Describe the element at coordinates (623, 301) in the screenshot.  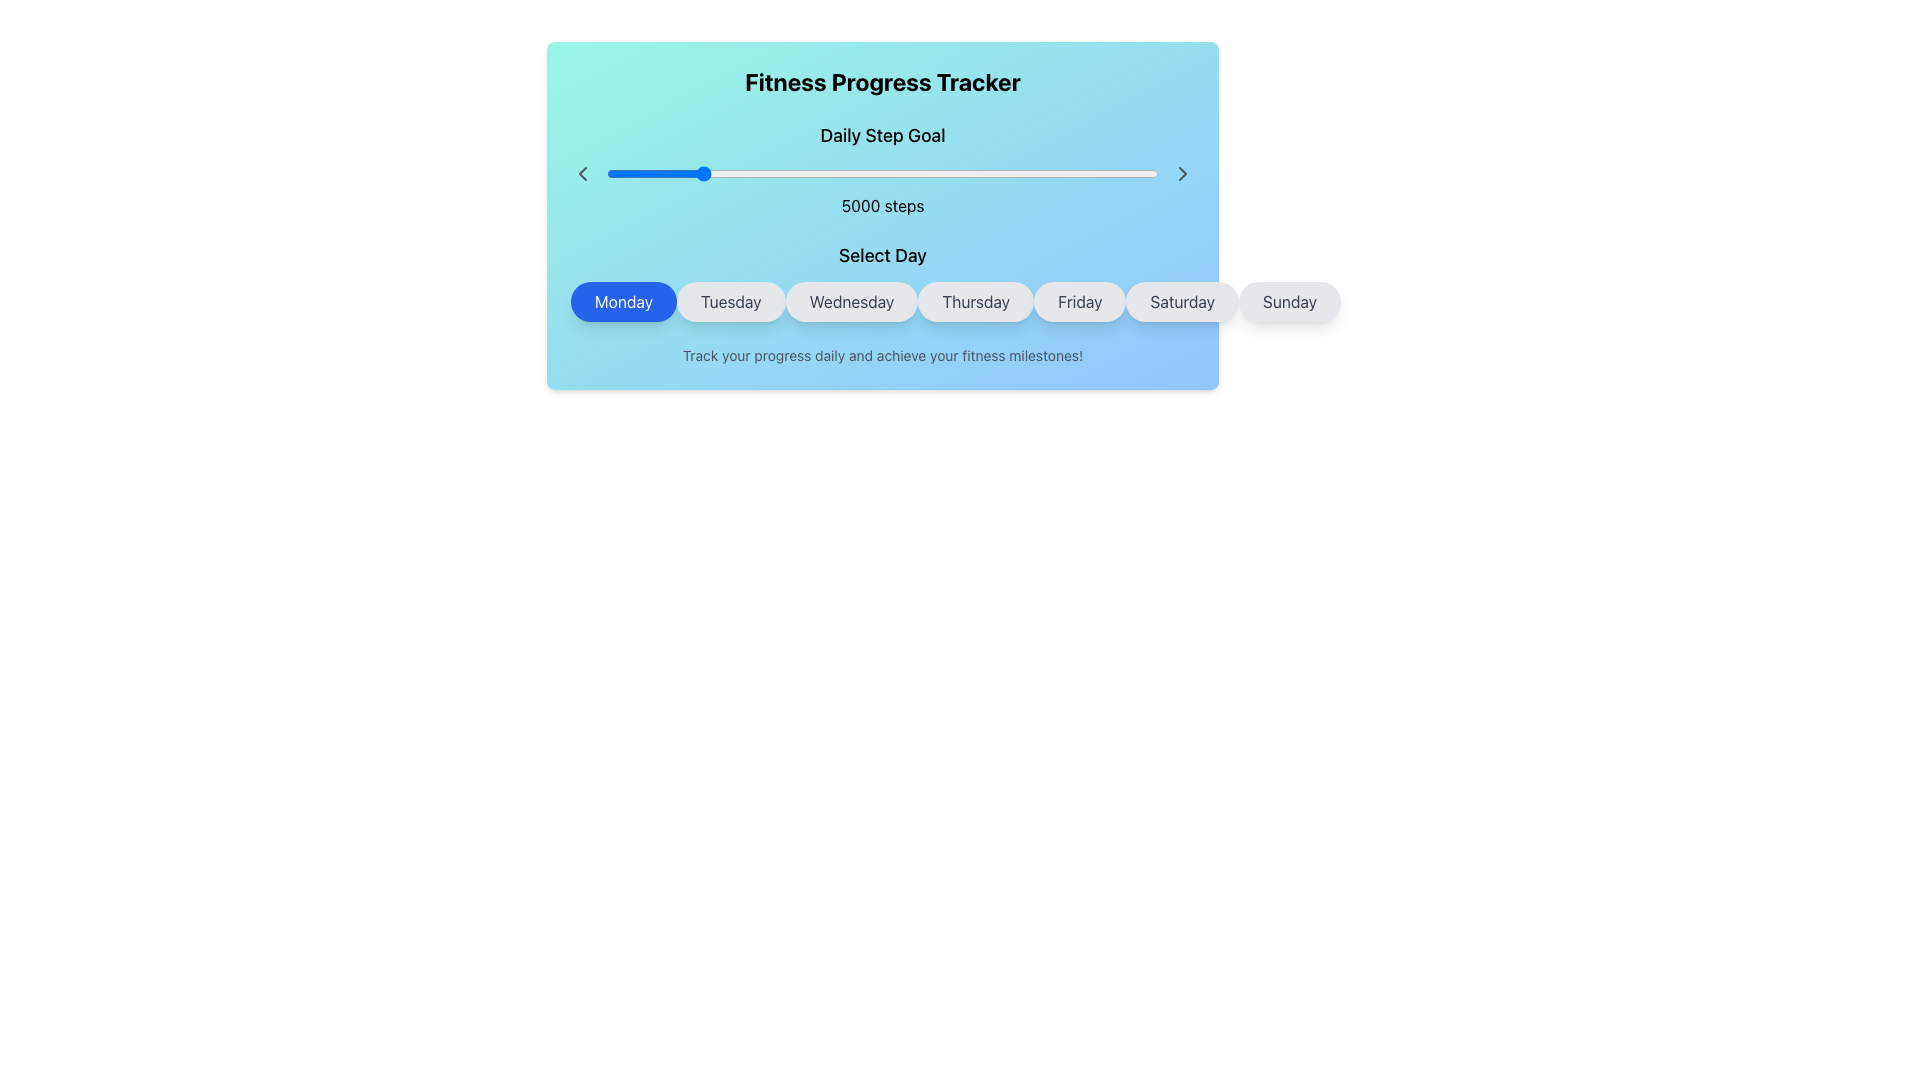
I see `the 'Monday' button, which is the first in the series of buttons representing days of the week, located beneath the 'Select Day' label` at that location.